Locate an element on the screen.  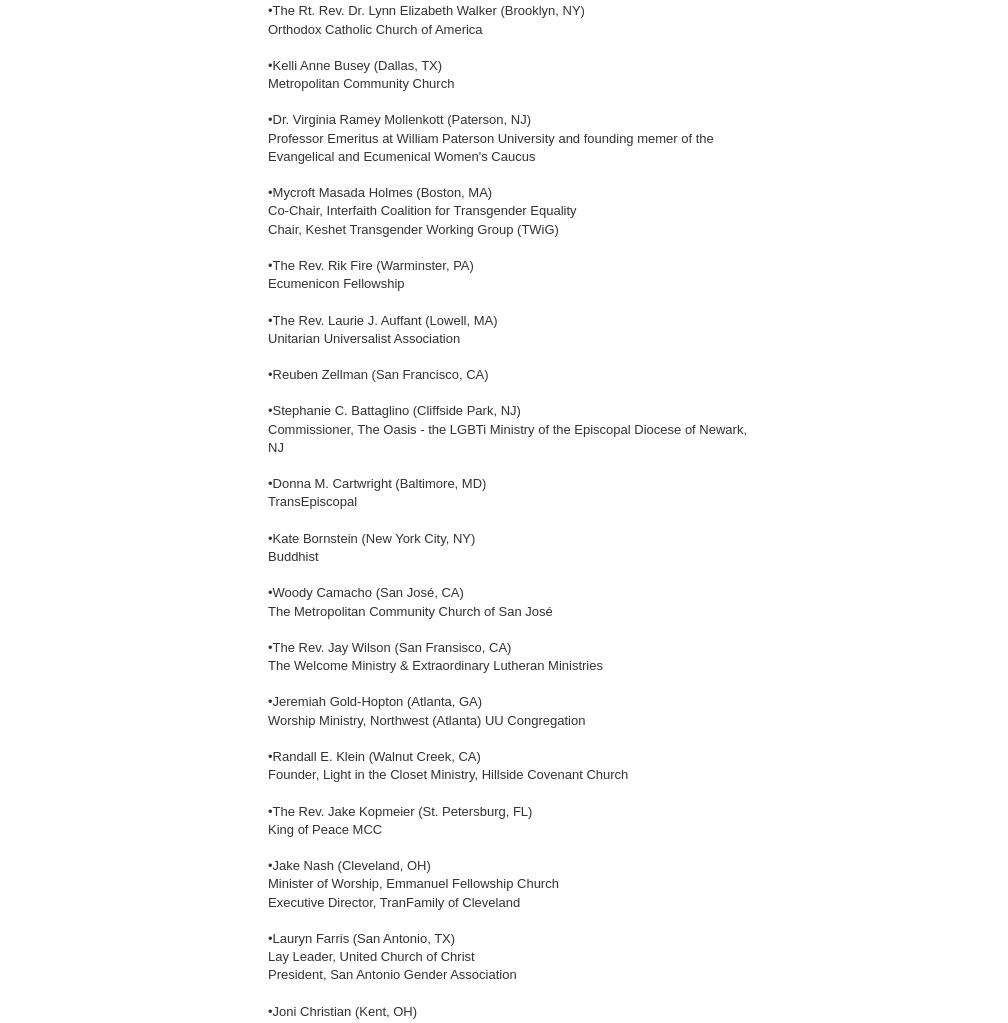
'•The Rev. Laurie J. Auffant (Lowell, MA)' is located at coordinates (382, 319).